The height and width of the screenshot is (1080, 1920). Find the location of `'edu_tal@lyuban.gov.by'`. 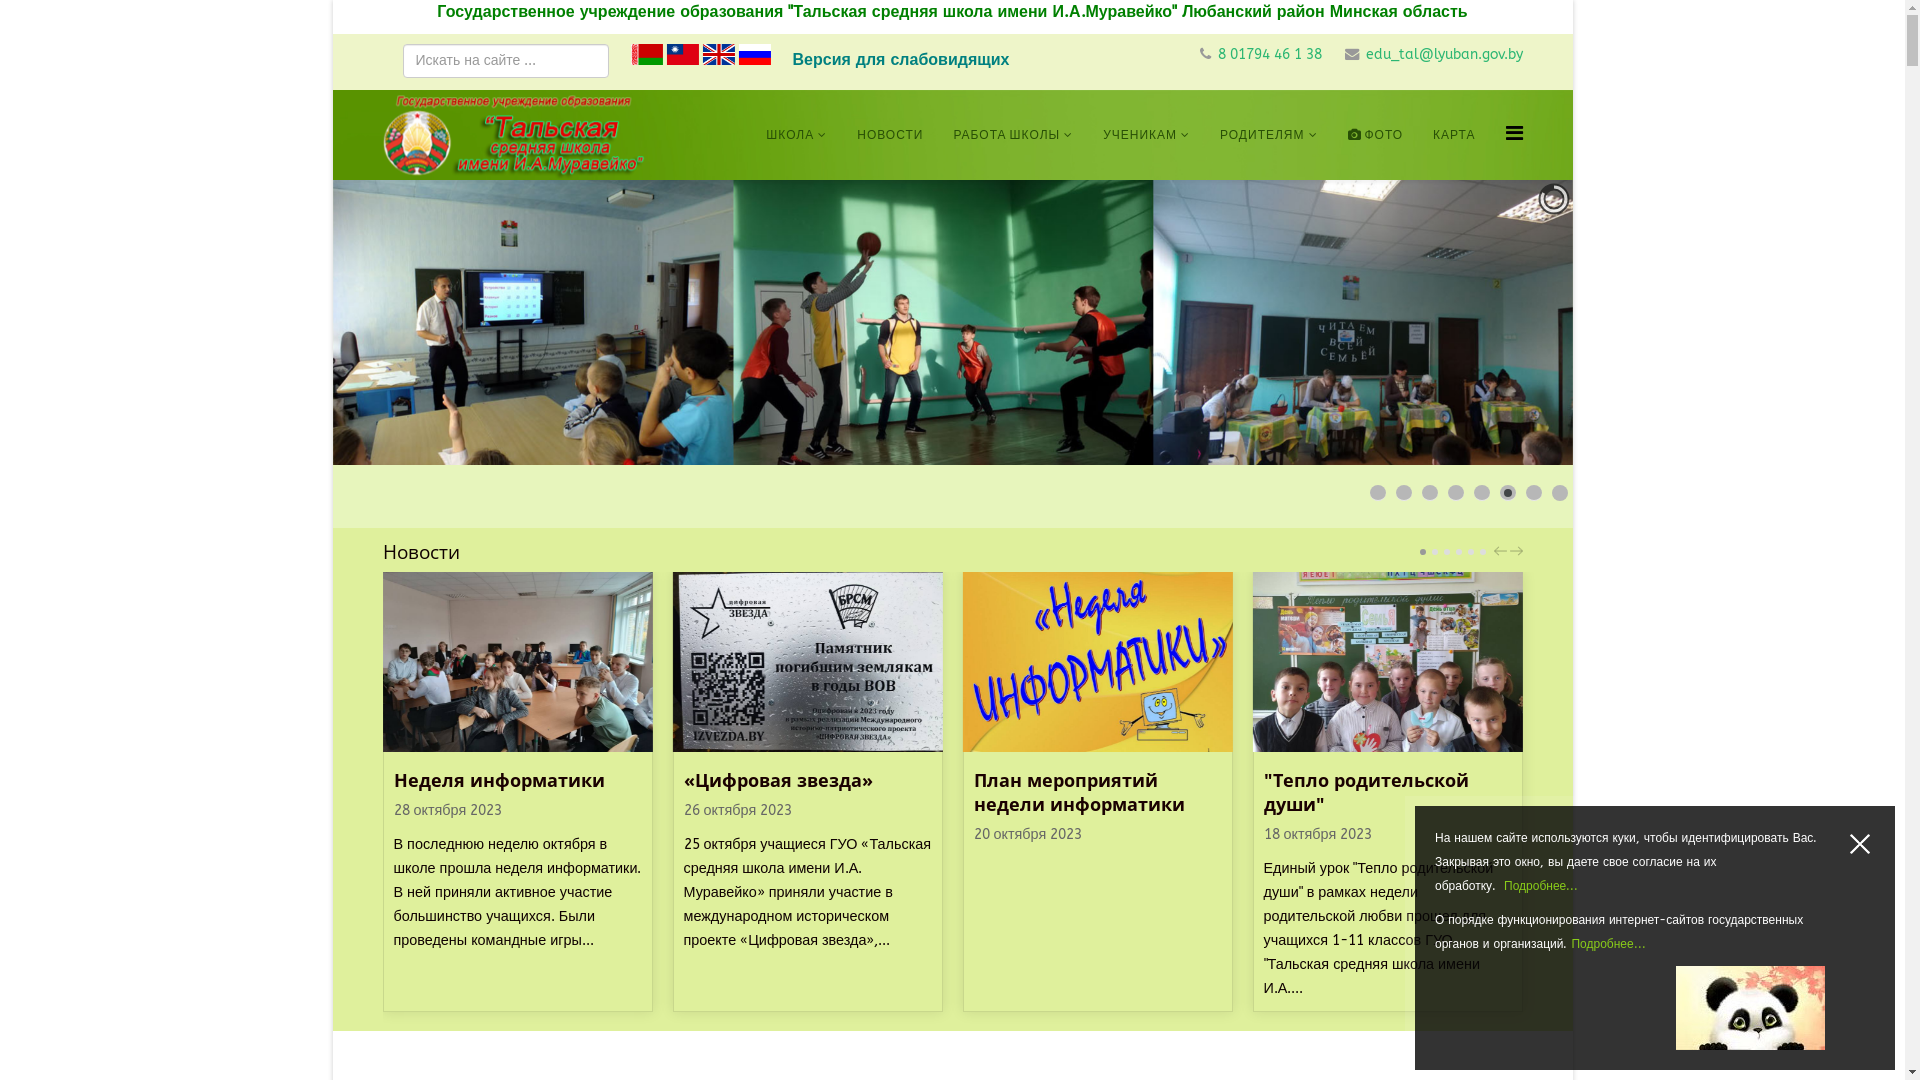

'edu_tal@lyuban.gov.by' is located at coordinates (1444, 53).